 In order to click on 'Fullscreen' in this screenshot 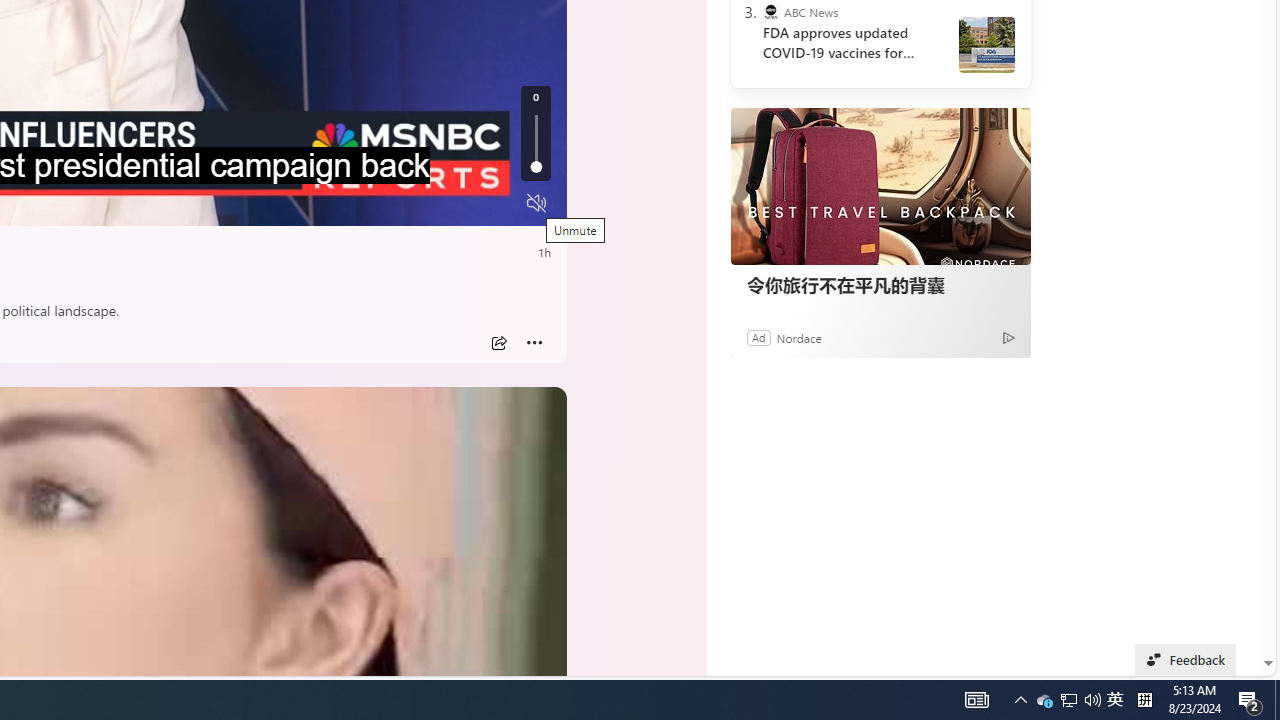, I will do `click(497, 203)`.